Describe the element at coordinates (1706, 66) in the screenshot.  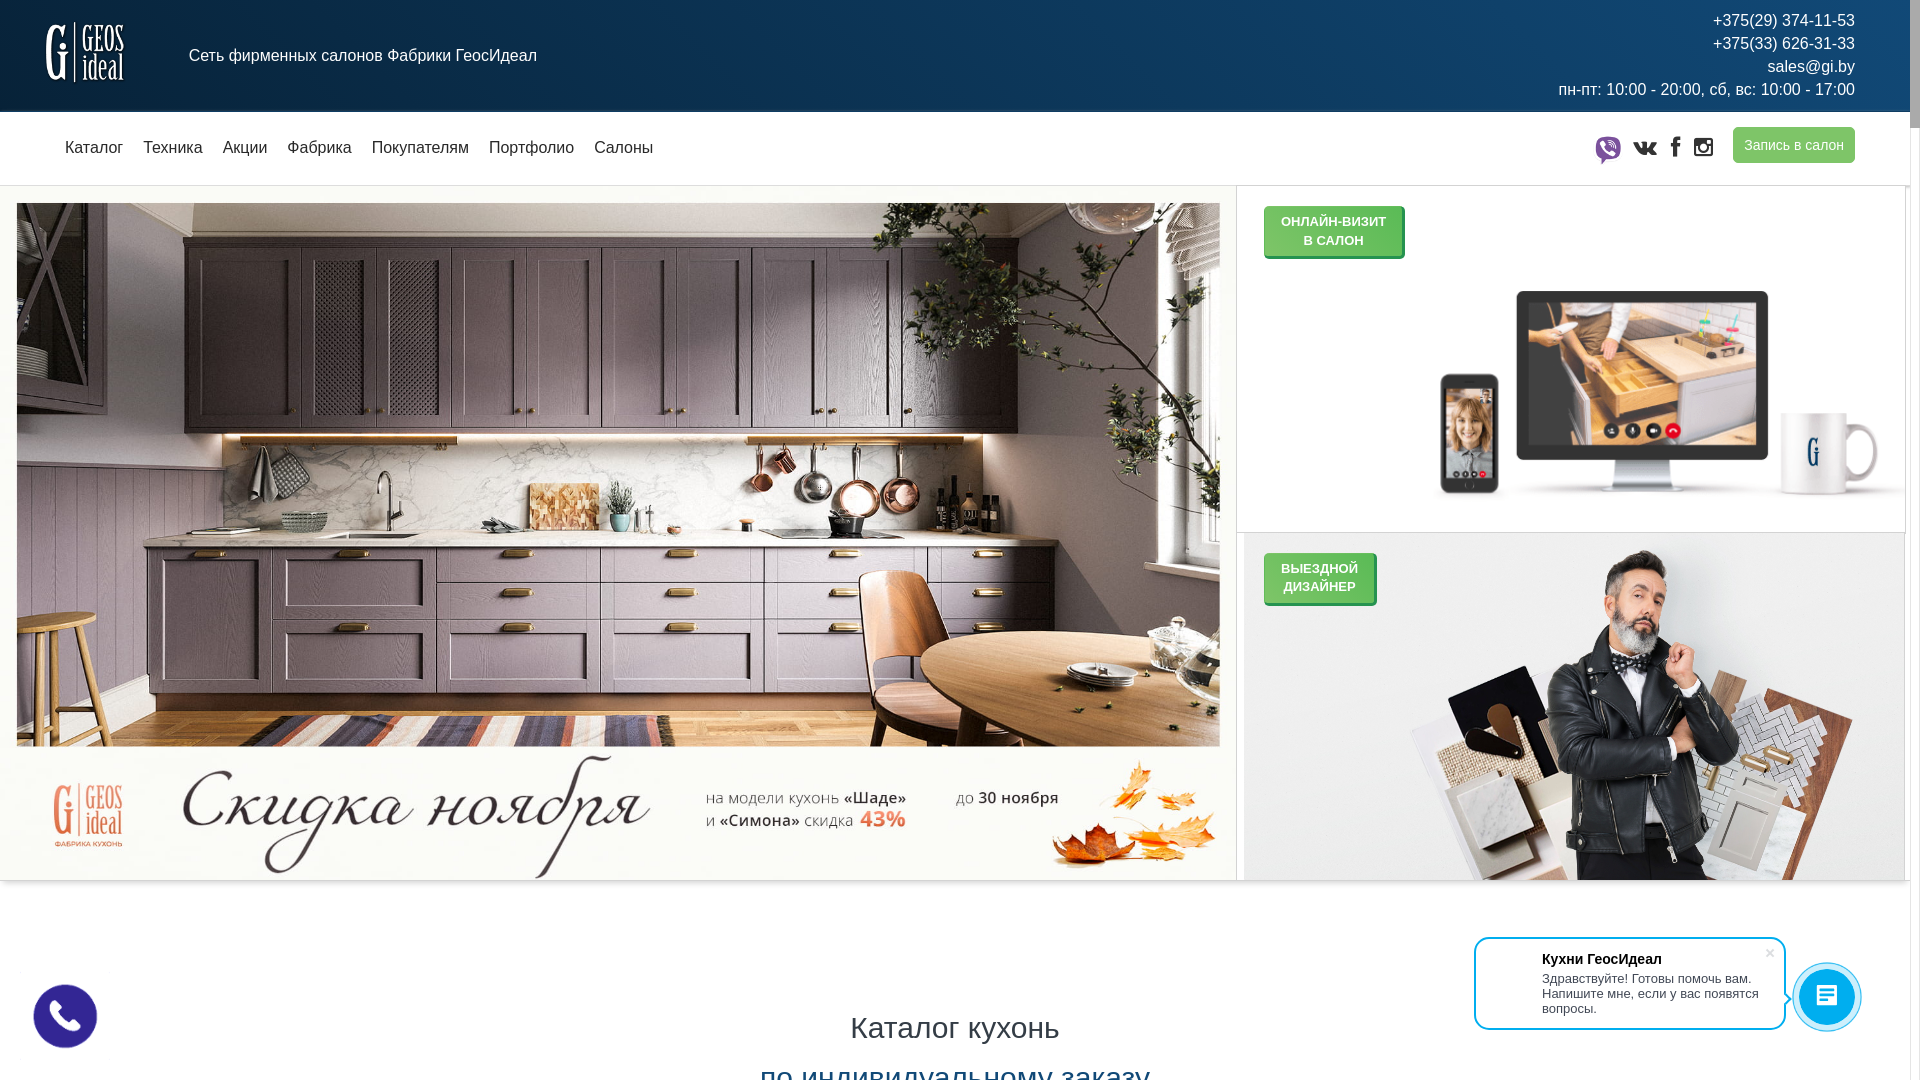
I see `'sales@gi.by'` at that location.